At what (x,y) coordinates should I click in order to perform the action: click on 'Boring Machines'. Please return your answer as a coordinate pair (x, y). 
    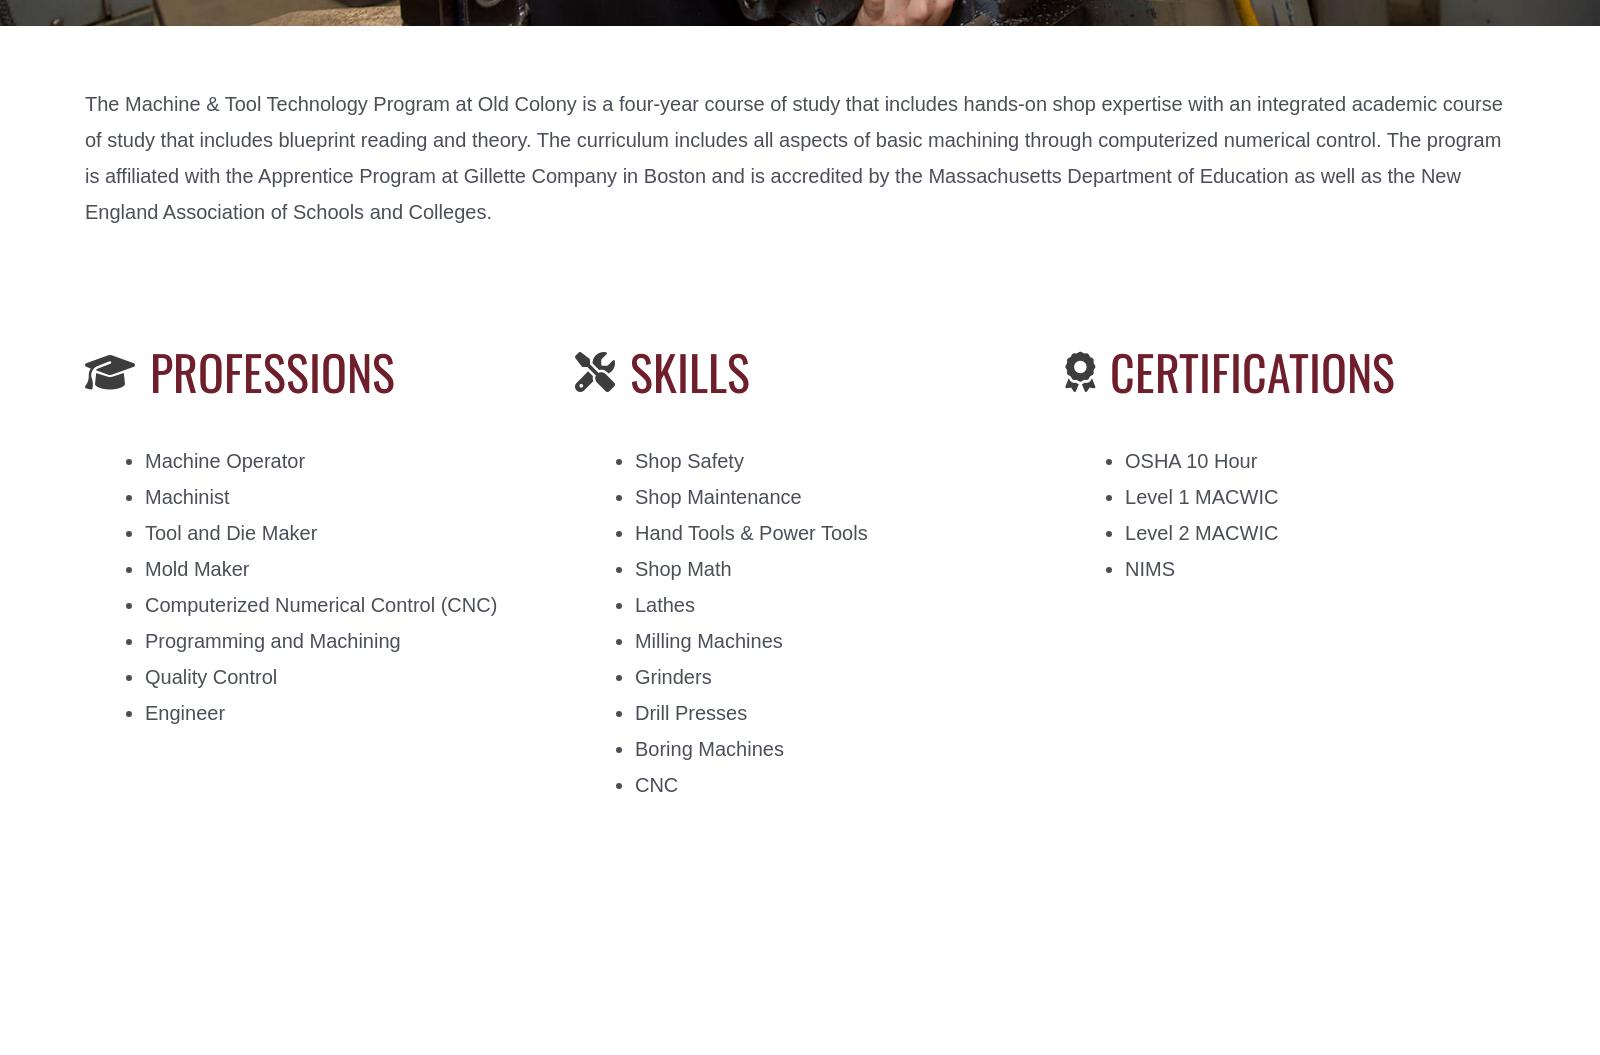
    Looking at the image, I should click on (633, 749).